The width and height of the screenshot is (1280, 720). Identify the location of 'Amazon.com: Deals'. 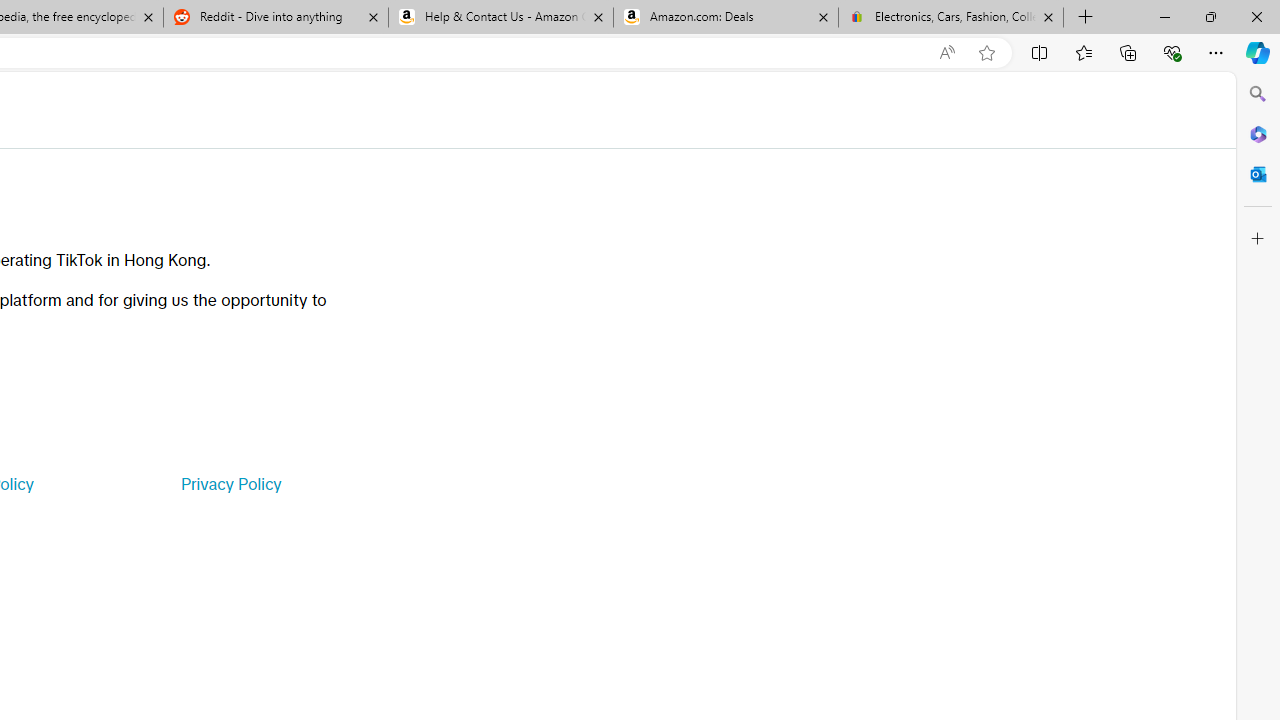
(725, 17).